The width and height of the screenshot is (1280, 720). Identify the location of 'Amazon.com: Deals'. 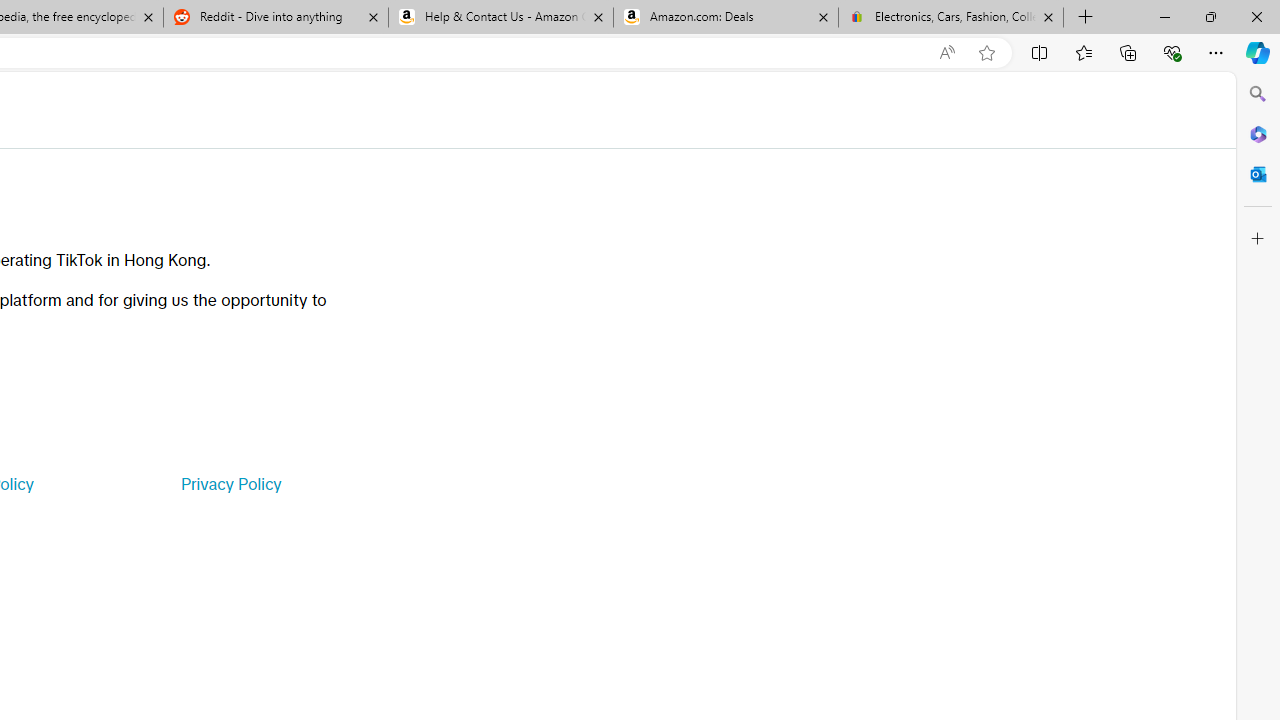
(725, 17).